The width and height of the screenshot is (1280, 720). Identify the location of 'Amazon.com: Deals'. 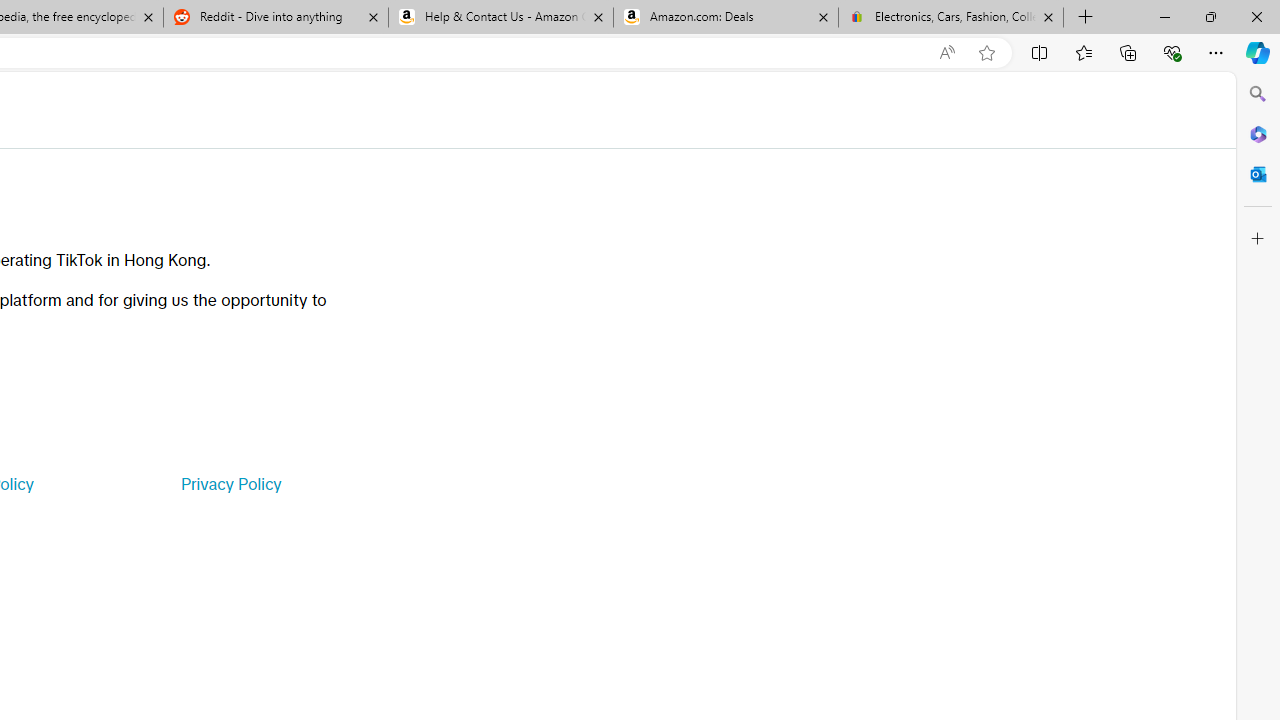
(725, 17).